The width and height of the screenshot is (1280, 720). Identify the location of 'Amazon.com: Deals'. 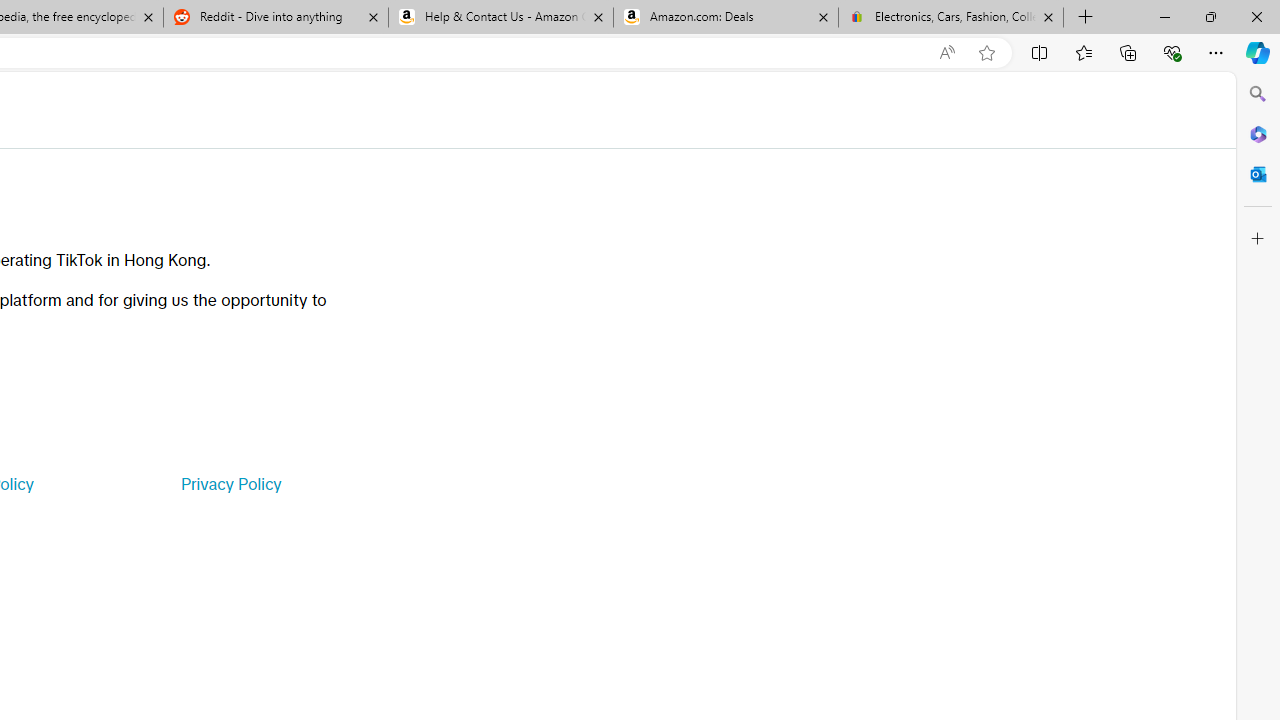
(725, 17).